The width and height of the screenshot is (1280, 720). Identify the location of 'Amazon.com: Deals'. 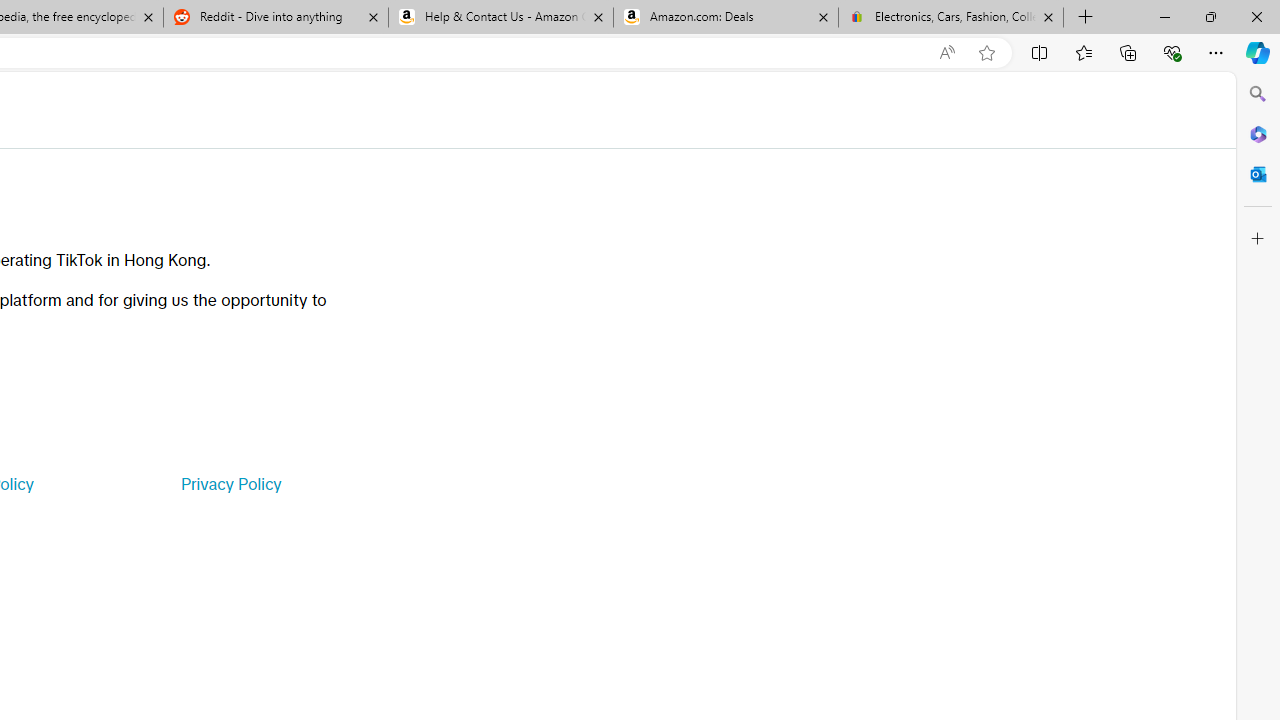
(725, 17).